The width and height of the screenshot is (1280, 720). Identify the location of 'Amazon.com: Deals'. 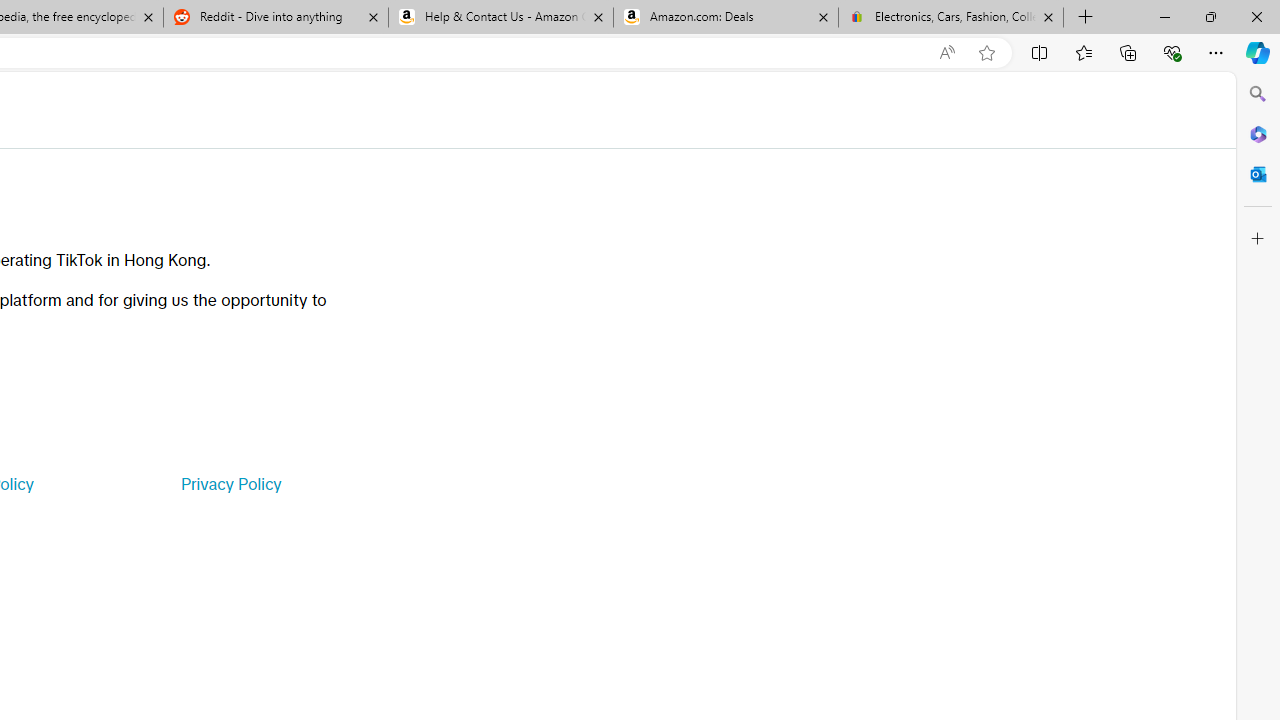
(725, 17).